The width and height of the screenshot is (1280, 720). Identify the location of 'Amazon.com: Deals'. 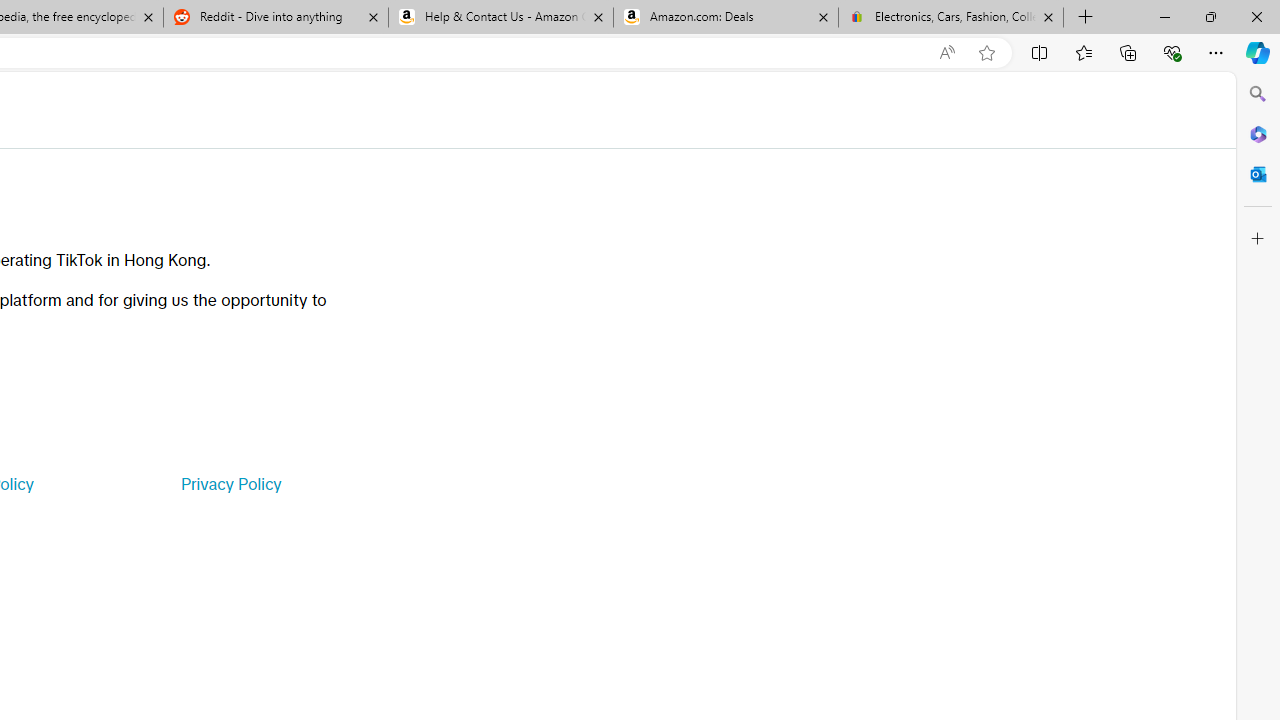
(725, 17).